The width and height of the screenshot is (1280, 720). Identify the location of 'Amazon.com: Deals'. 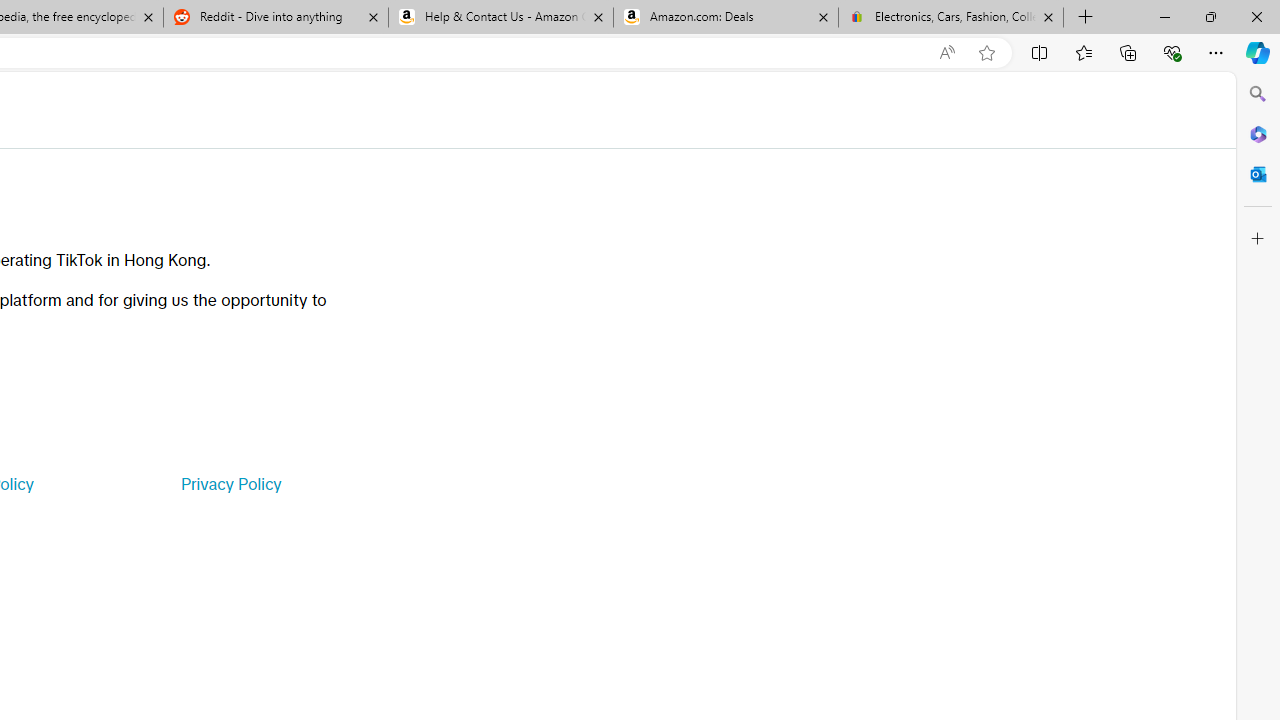
(725, 17).